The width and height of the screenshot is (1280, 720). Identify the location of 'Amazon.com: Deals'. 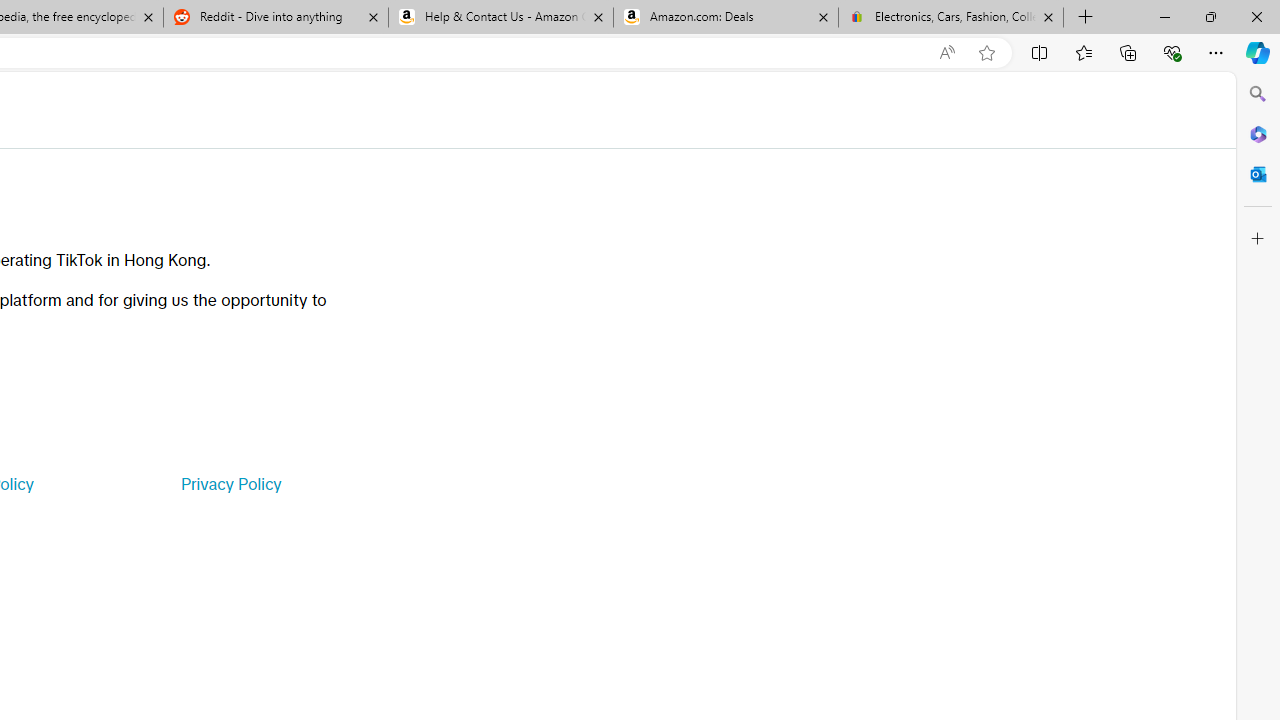
(725, 17).